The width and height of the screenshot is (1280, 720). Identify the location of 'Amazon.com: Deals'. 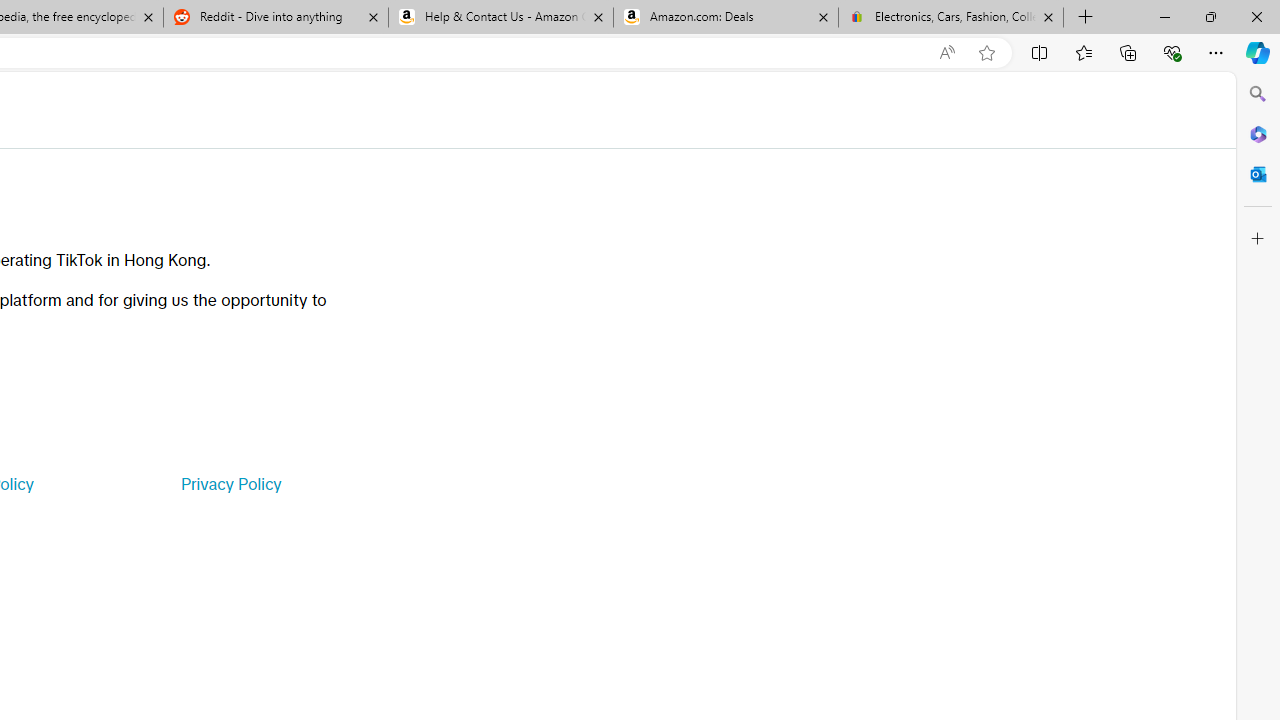
(725, 17).